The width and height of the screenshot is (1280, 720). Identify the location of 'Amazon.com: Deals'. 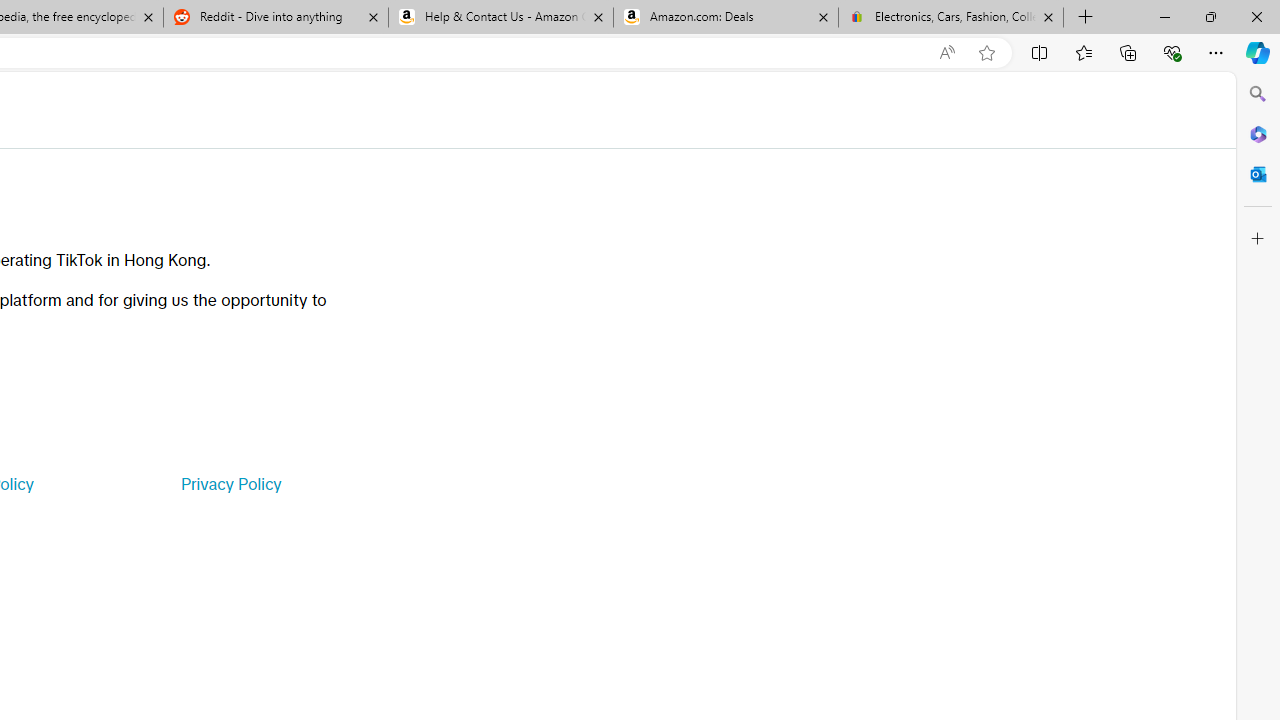
(725, 17).